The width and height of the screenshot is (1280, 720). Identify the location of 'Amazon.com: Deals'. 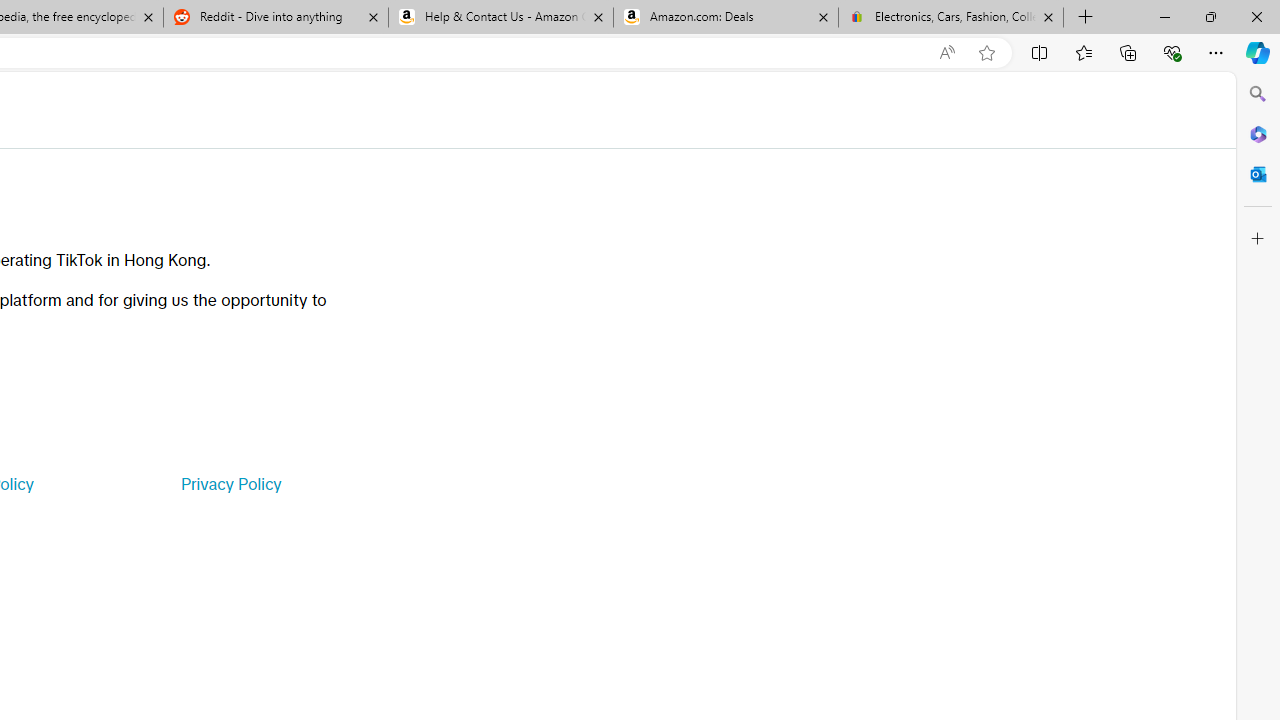
(725, 17).